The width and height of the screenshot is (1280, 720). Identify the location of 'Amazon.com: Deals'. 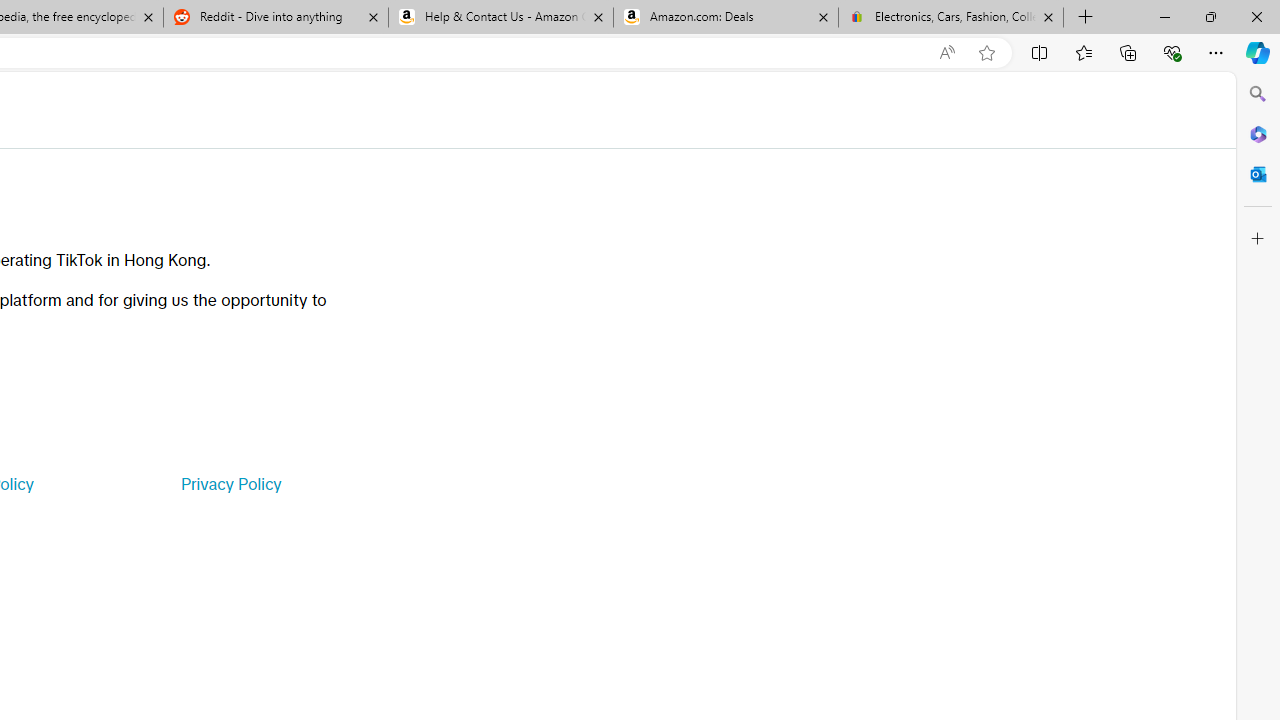
(725, 17).